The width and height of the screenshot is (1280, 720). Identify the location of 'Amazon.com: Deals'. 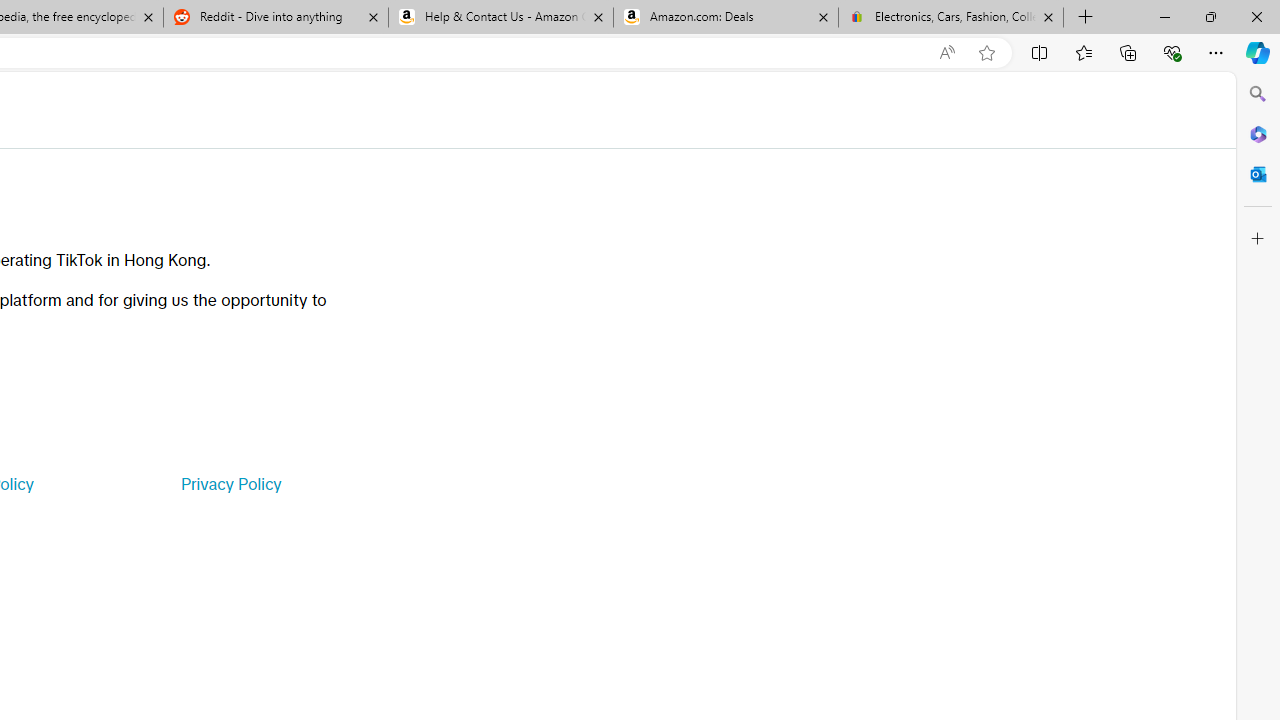
(725, 17).